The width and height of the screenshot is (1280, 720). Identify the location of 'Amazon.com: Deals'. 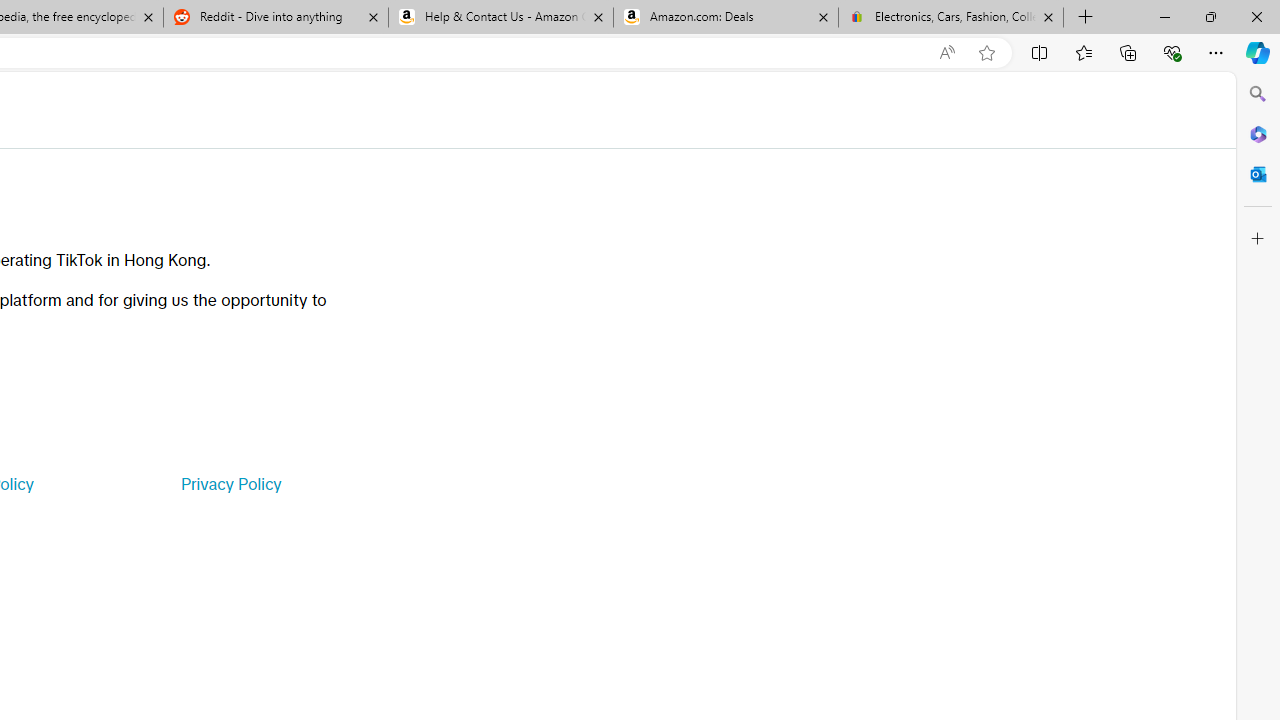
(725, 17).